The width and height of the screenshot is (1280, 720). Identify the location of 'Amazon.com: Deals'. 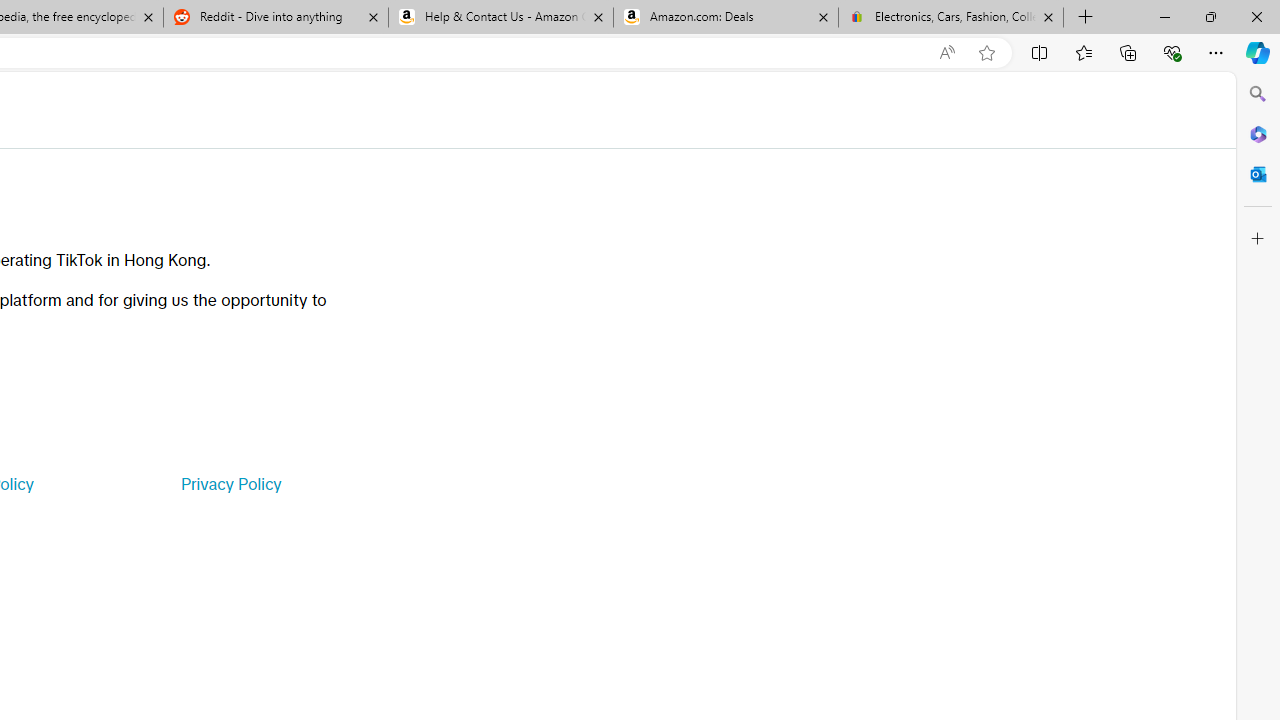
(725, 17).